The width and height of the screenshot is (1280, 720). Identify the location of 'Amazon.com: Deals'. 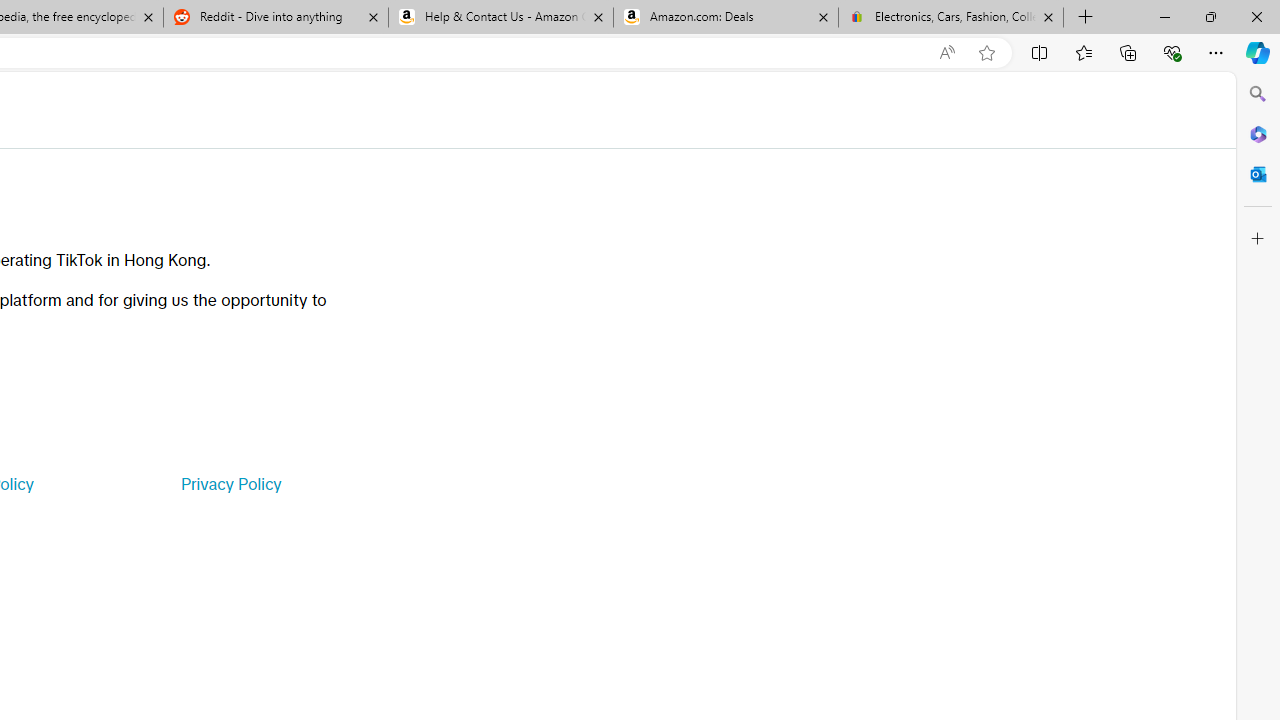
(725, 17).